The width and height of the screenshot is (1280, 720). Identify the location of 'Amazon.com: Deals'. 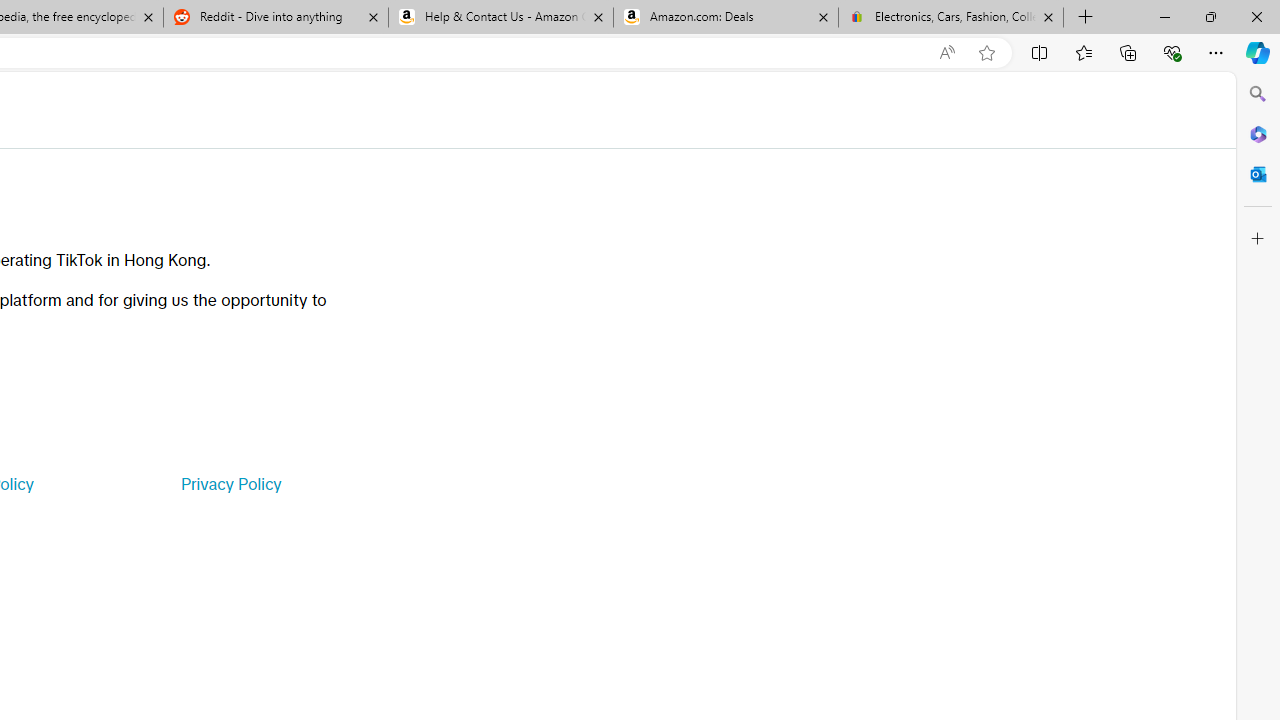
(725, 17).